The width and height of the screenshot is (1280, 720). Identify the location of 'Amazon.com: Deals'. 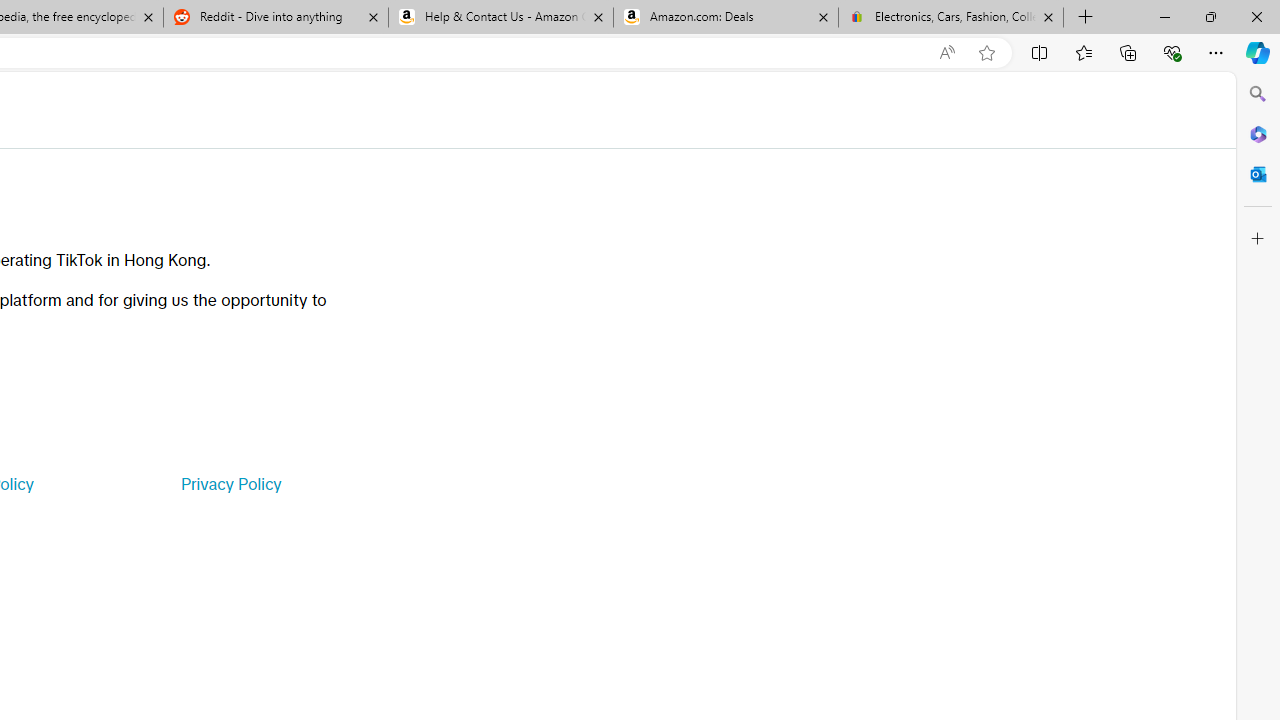
(725, 17).